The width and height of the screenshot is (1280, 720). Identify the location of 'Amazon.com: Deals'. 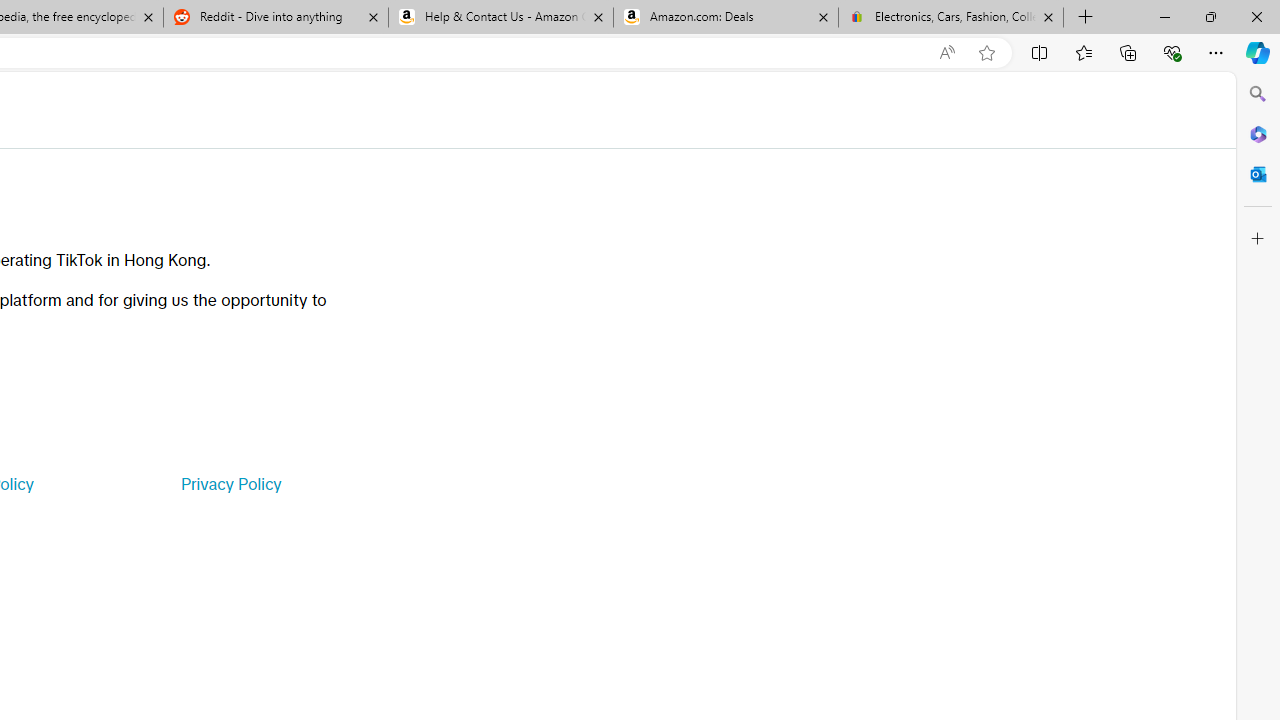
(725, 17).